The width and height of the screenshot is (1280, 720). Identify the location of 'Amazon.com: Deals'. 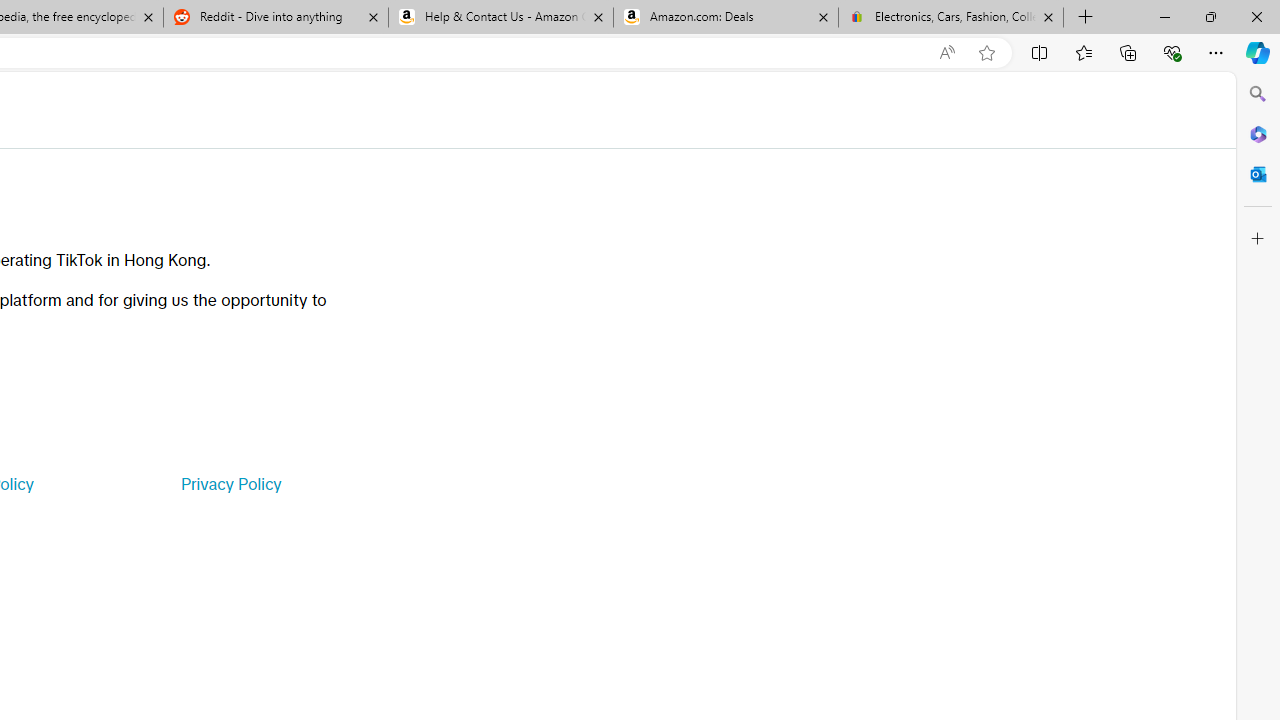
(725, 17).